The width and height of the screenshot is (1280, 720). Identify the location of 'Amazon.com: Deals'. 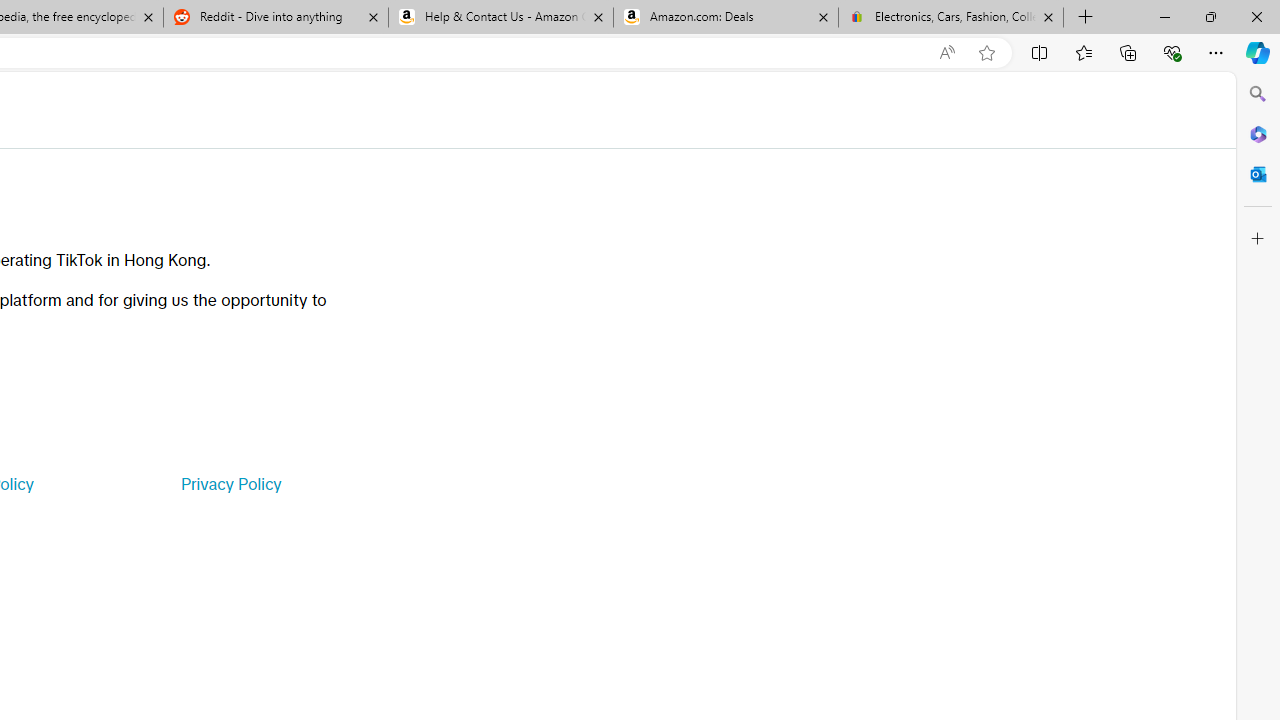
(725, 17).